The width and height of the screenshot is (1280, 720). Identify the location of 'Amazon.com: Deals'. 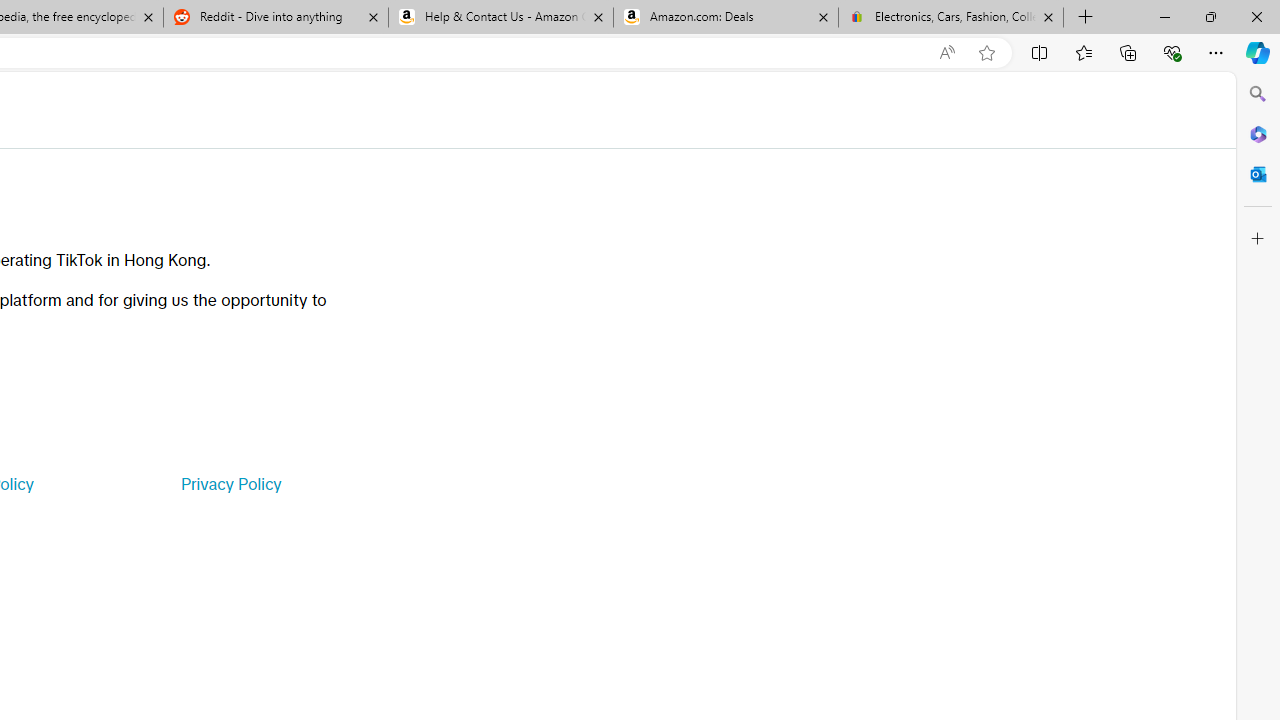
(725, 17).